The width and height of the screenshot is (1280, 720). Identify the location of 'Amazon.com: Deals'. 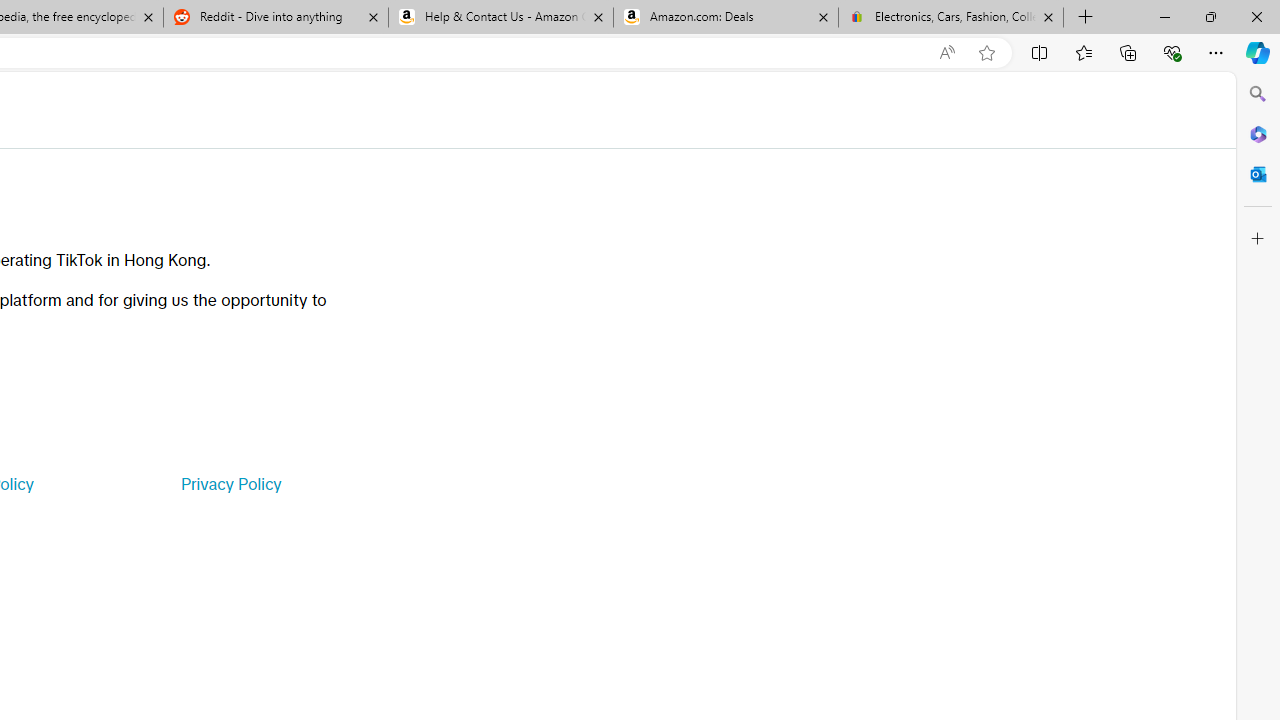
(725, 17).